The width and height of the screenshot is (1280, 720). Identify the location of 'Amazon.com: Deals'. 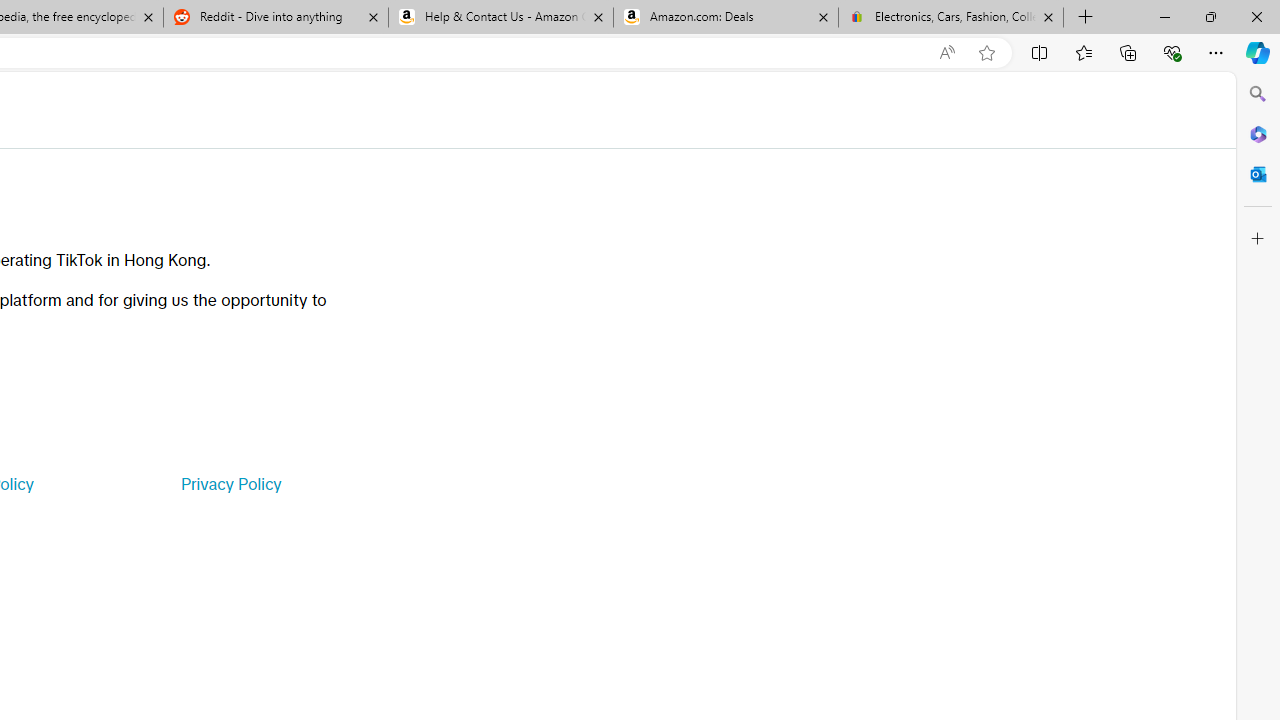
(725, 17).